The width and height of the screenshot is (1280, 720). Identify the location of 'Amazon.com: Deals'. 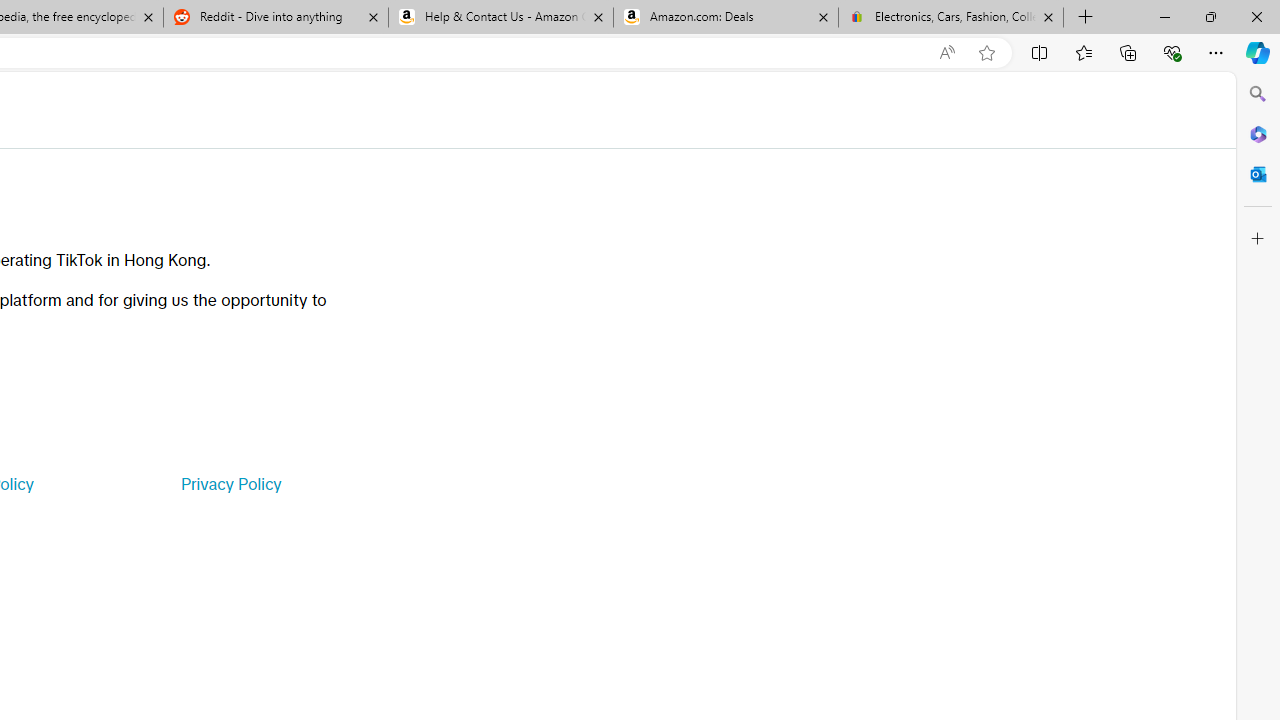
(725, 17).